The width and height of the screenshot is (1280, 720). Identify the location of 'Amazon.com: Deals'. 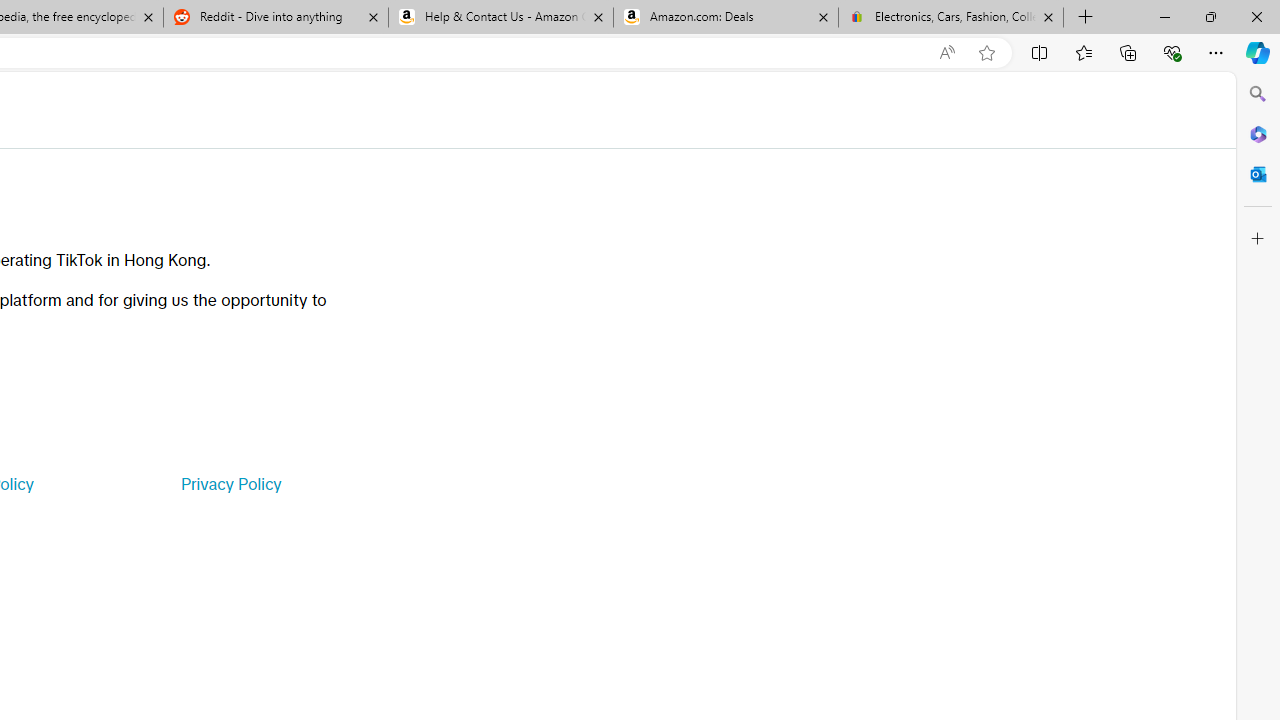
(725, 17).